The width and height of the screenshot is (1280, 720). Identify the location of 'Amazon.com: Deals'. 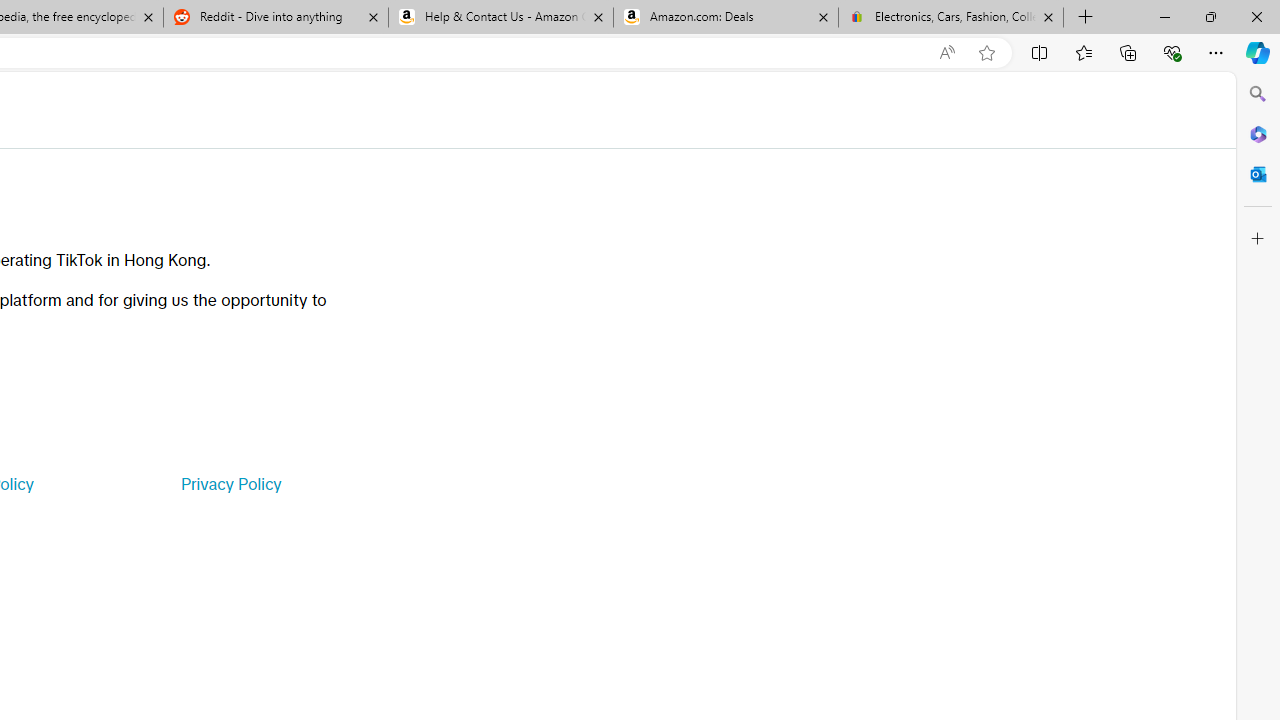
(725, 17).